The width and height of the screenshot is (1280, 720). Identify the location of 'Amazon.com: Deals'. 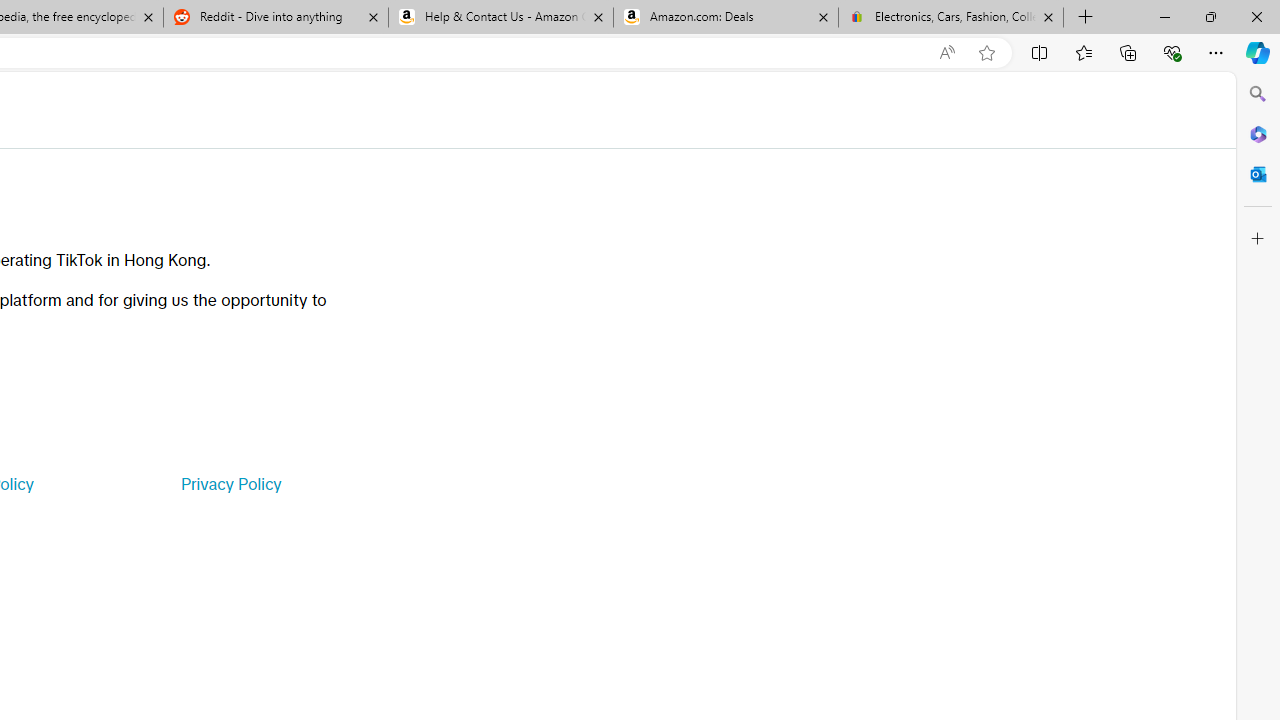
(725, 17).